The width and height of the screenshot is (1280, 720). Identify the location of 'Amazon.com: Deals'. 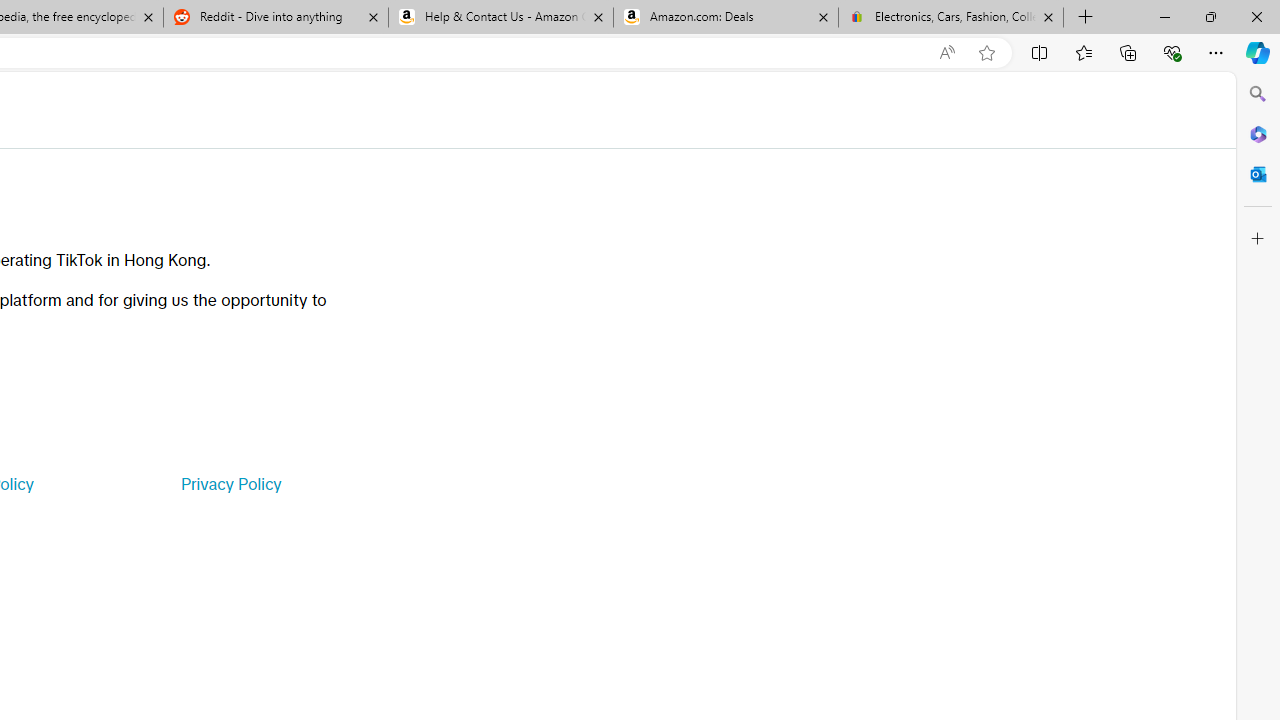
(725, 17).